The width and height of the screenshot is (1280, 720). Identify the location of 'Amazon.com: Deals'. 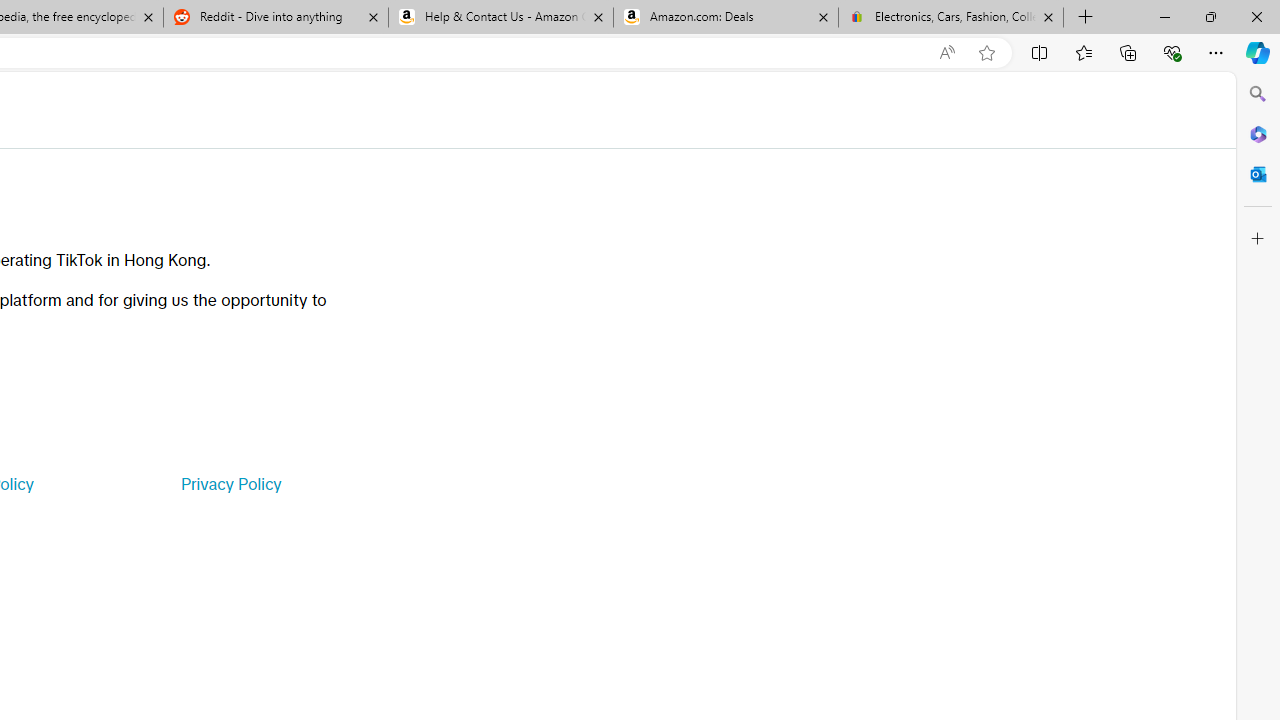
(725, 17).